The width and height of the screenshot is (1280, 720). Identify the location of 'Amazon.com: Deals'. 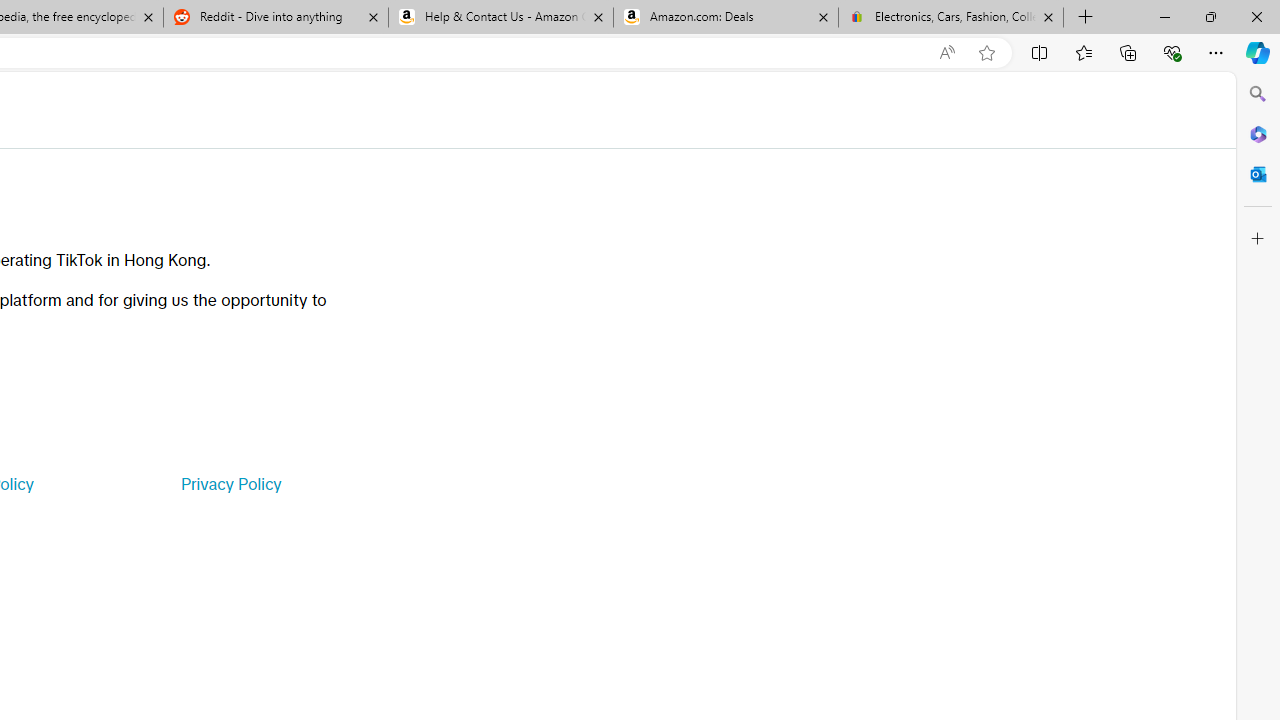
(725, 17).